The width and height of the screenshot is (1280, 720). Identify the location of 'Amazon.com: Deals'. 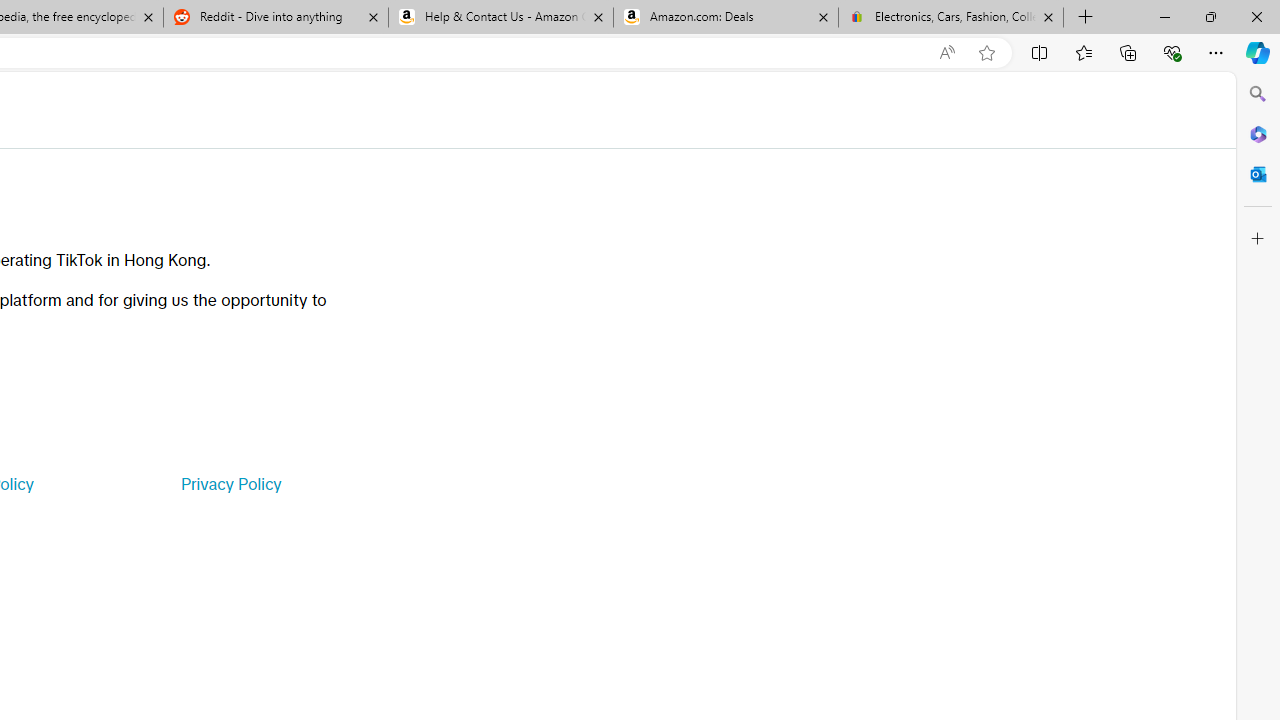
(725, 17).